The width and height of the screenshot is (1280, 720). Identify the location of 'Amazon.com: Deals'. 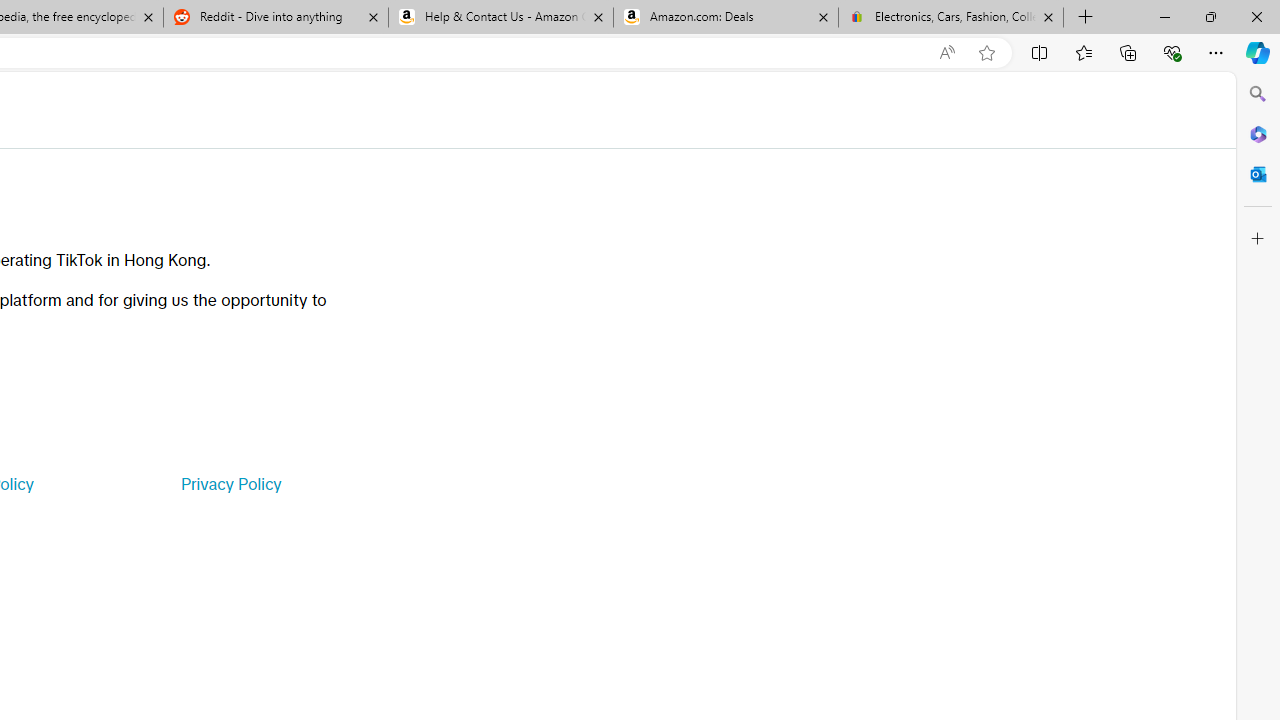
(725, 17).